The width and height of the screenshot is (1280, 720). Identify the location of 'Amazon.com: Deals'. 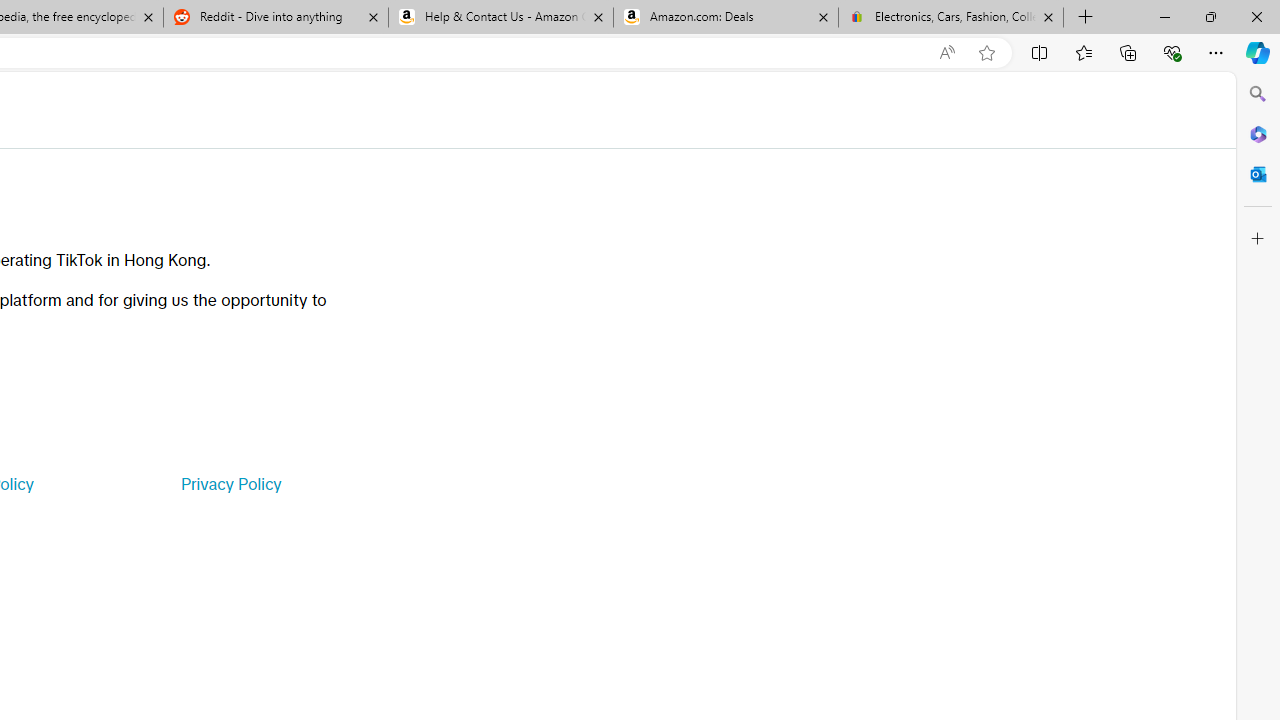
(725, 17).